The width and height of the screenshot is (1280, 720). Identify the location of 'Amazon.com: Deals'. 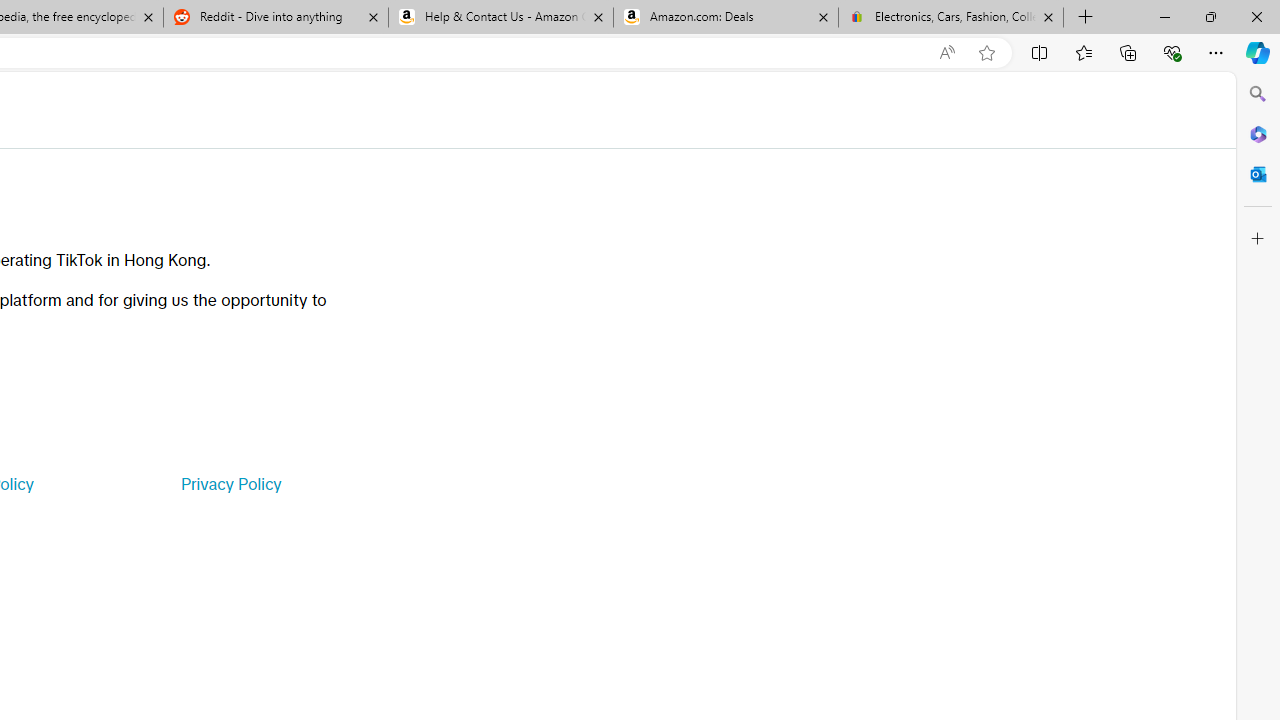
(725, 17).